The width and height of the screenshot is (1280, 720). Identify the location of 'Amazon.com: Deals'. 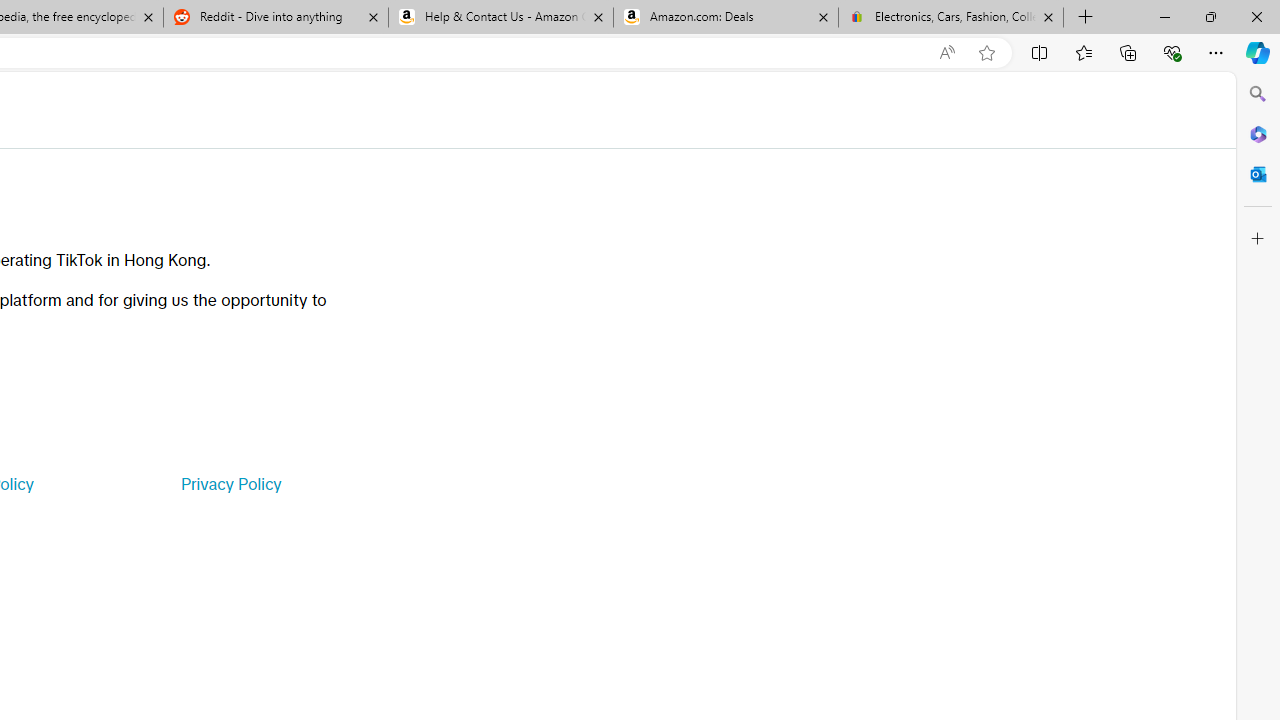
(725, 17).